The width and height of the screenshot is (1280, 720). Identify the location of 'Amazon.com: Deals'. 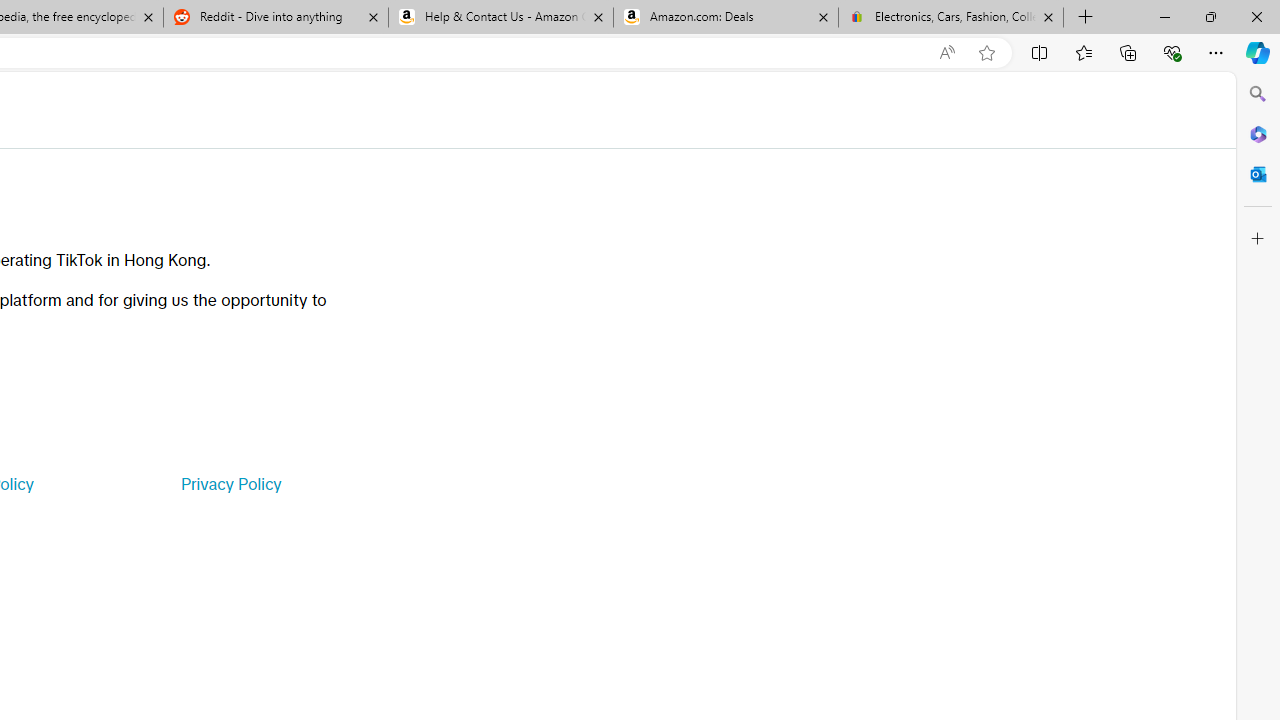
(725, 17).